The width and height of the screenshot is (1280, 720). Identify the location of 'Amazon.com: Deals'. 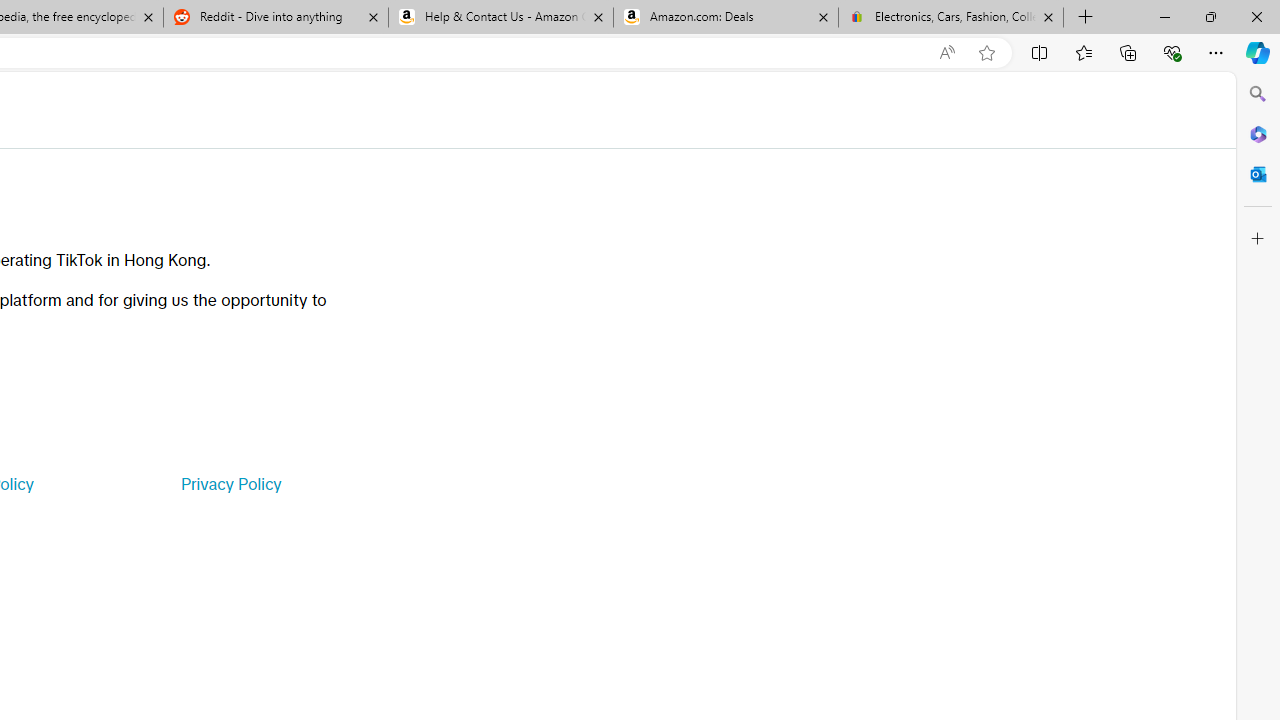
(725, 17).